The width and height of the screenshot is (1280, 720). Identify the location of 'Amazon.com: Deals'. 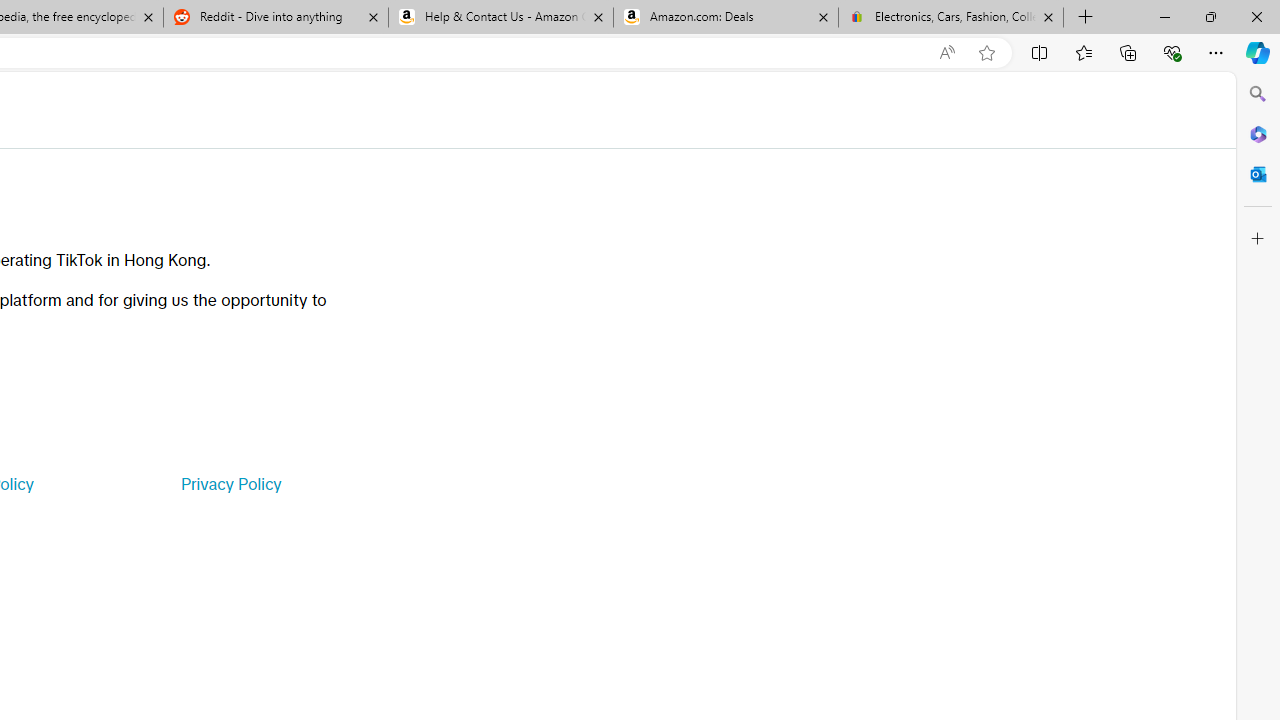
(725, 17).